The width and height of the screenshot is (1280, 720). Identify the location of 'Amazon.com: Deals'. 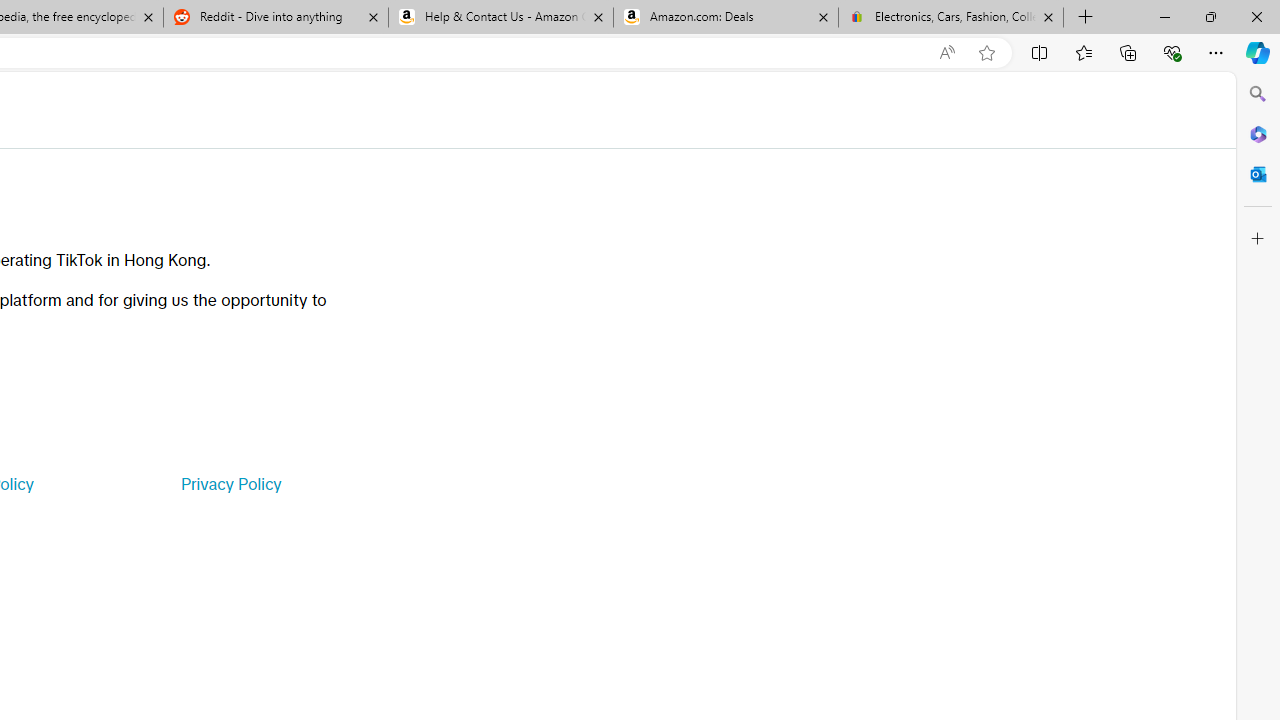
(725, 17).